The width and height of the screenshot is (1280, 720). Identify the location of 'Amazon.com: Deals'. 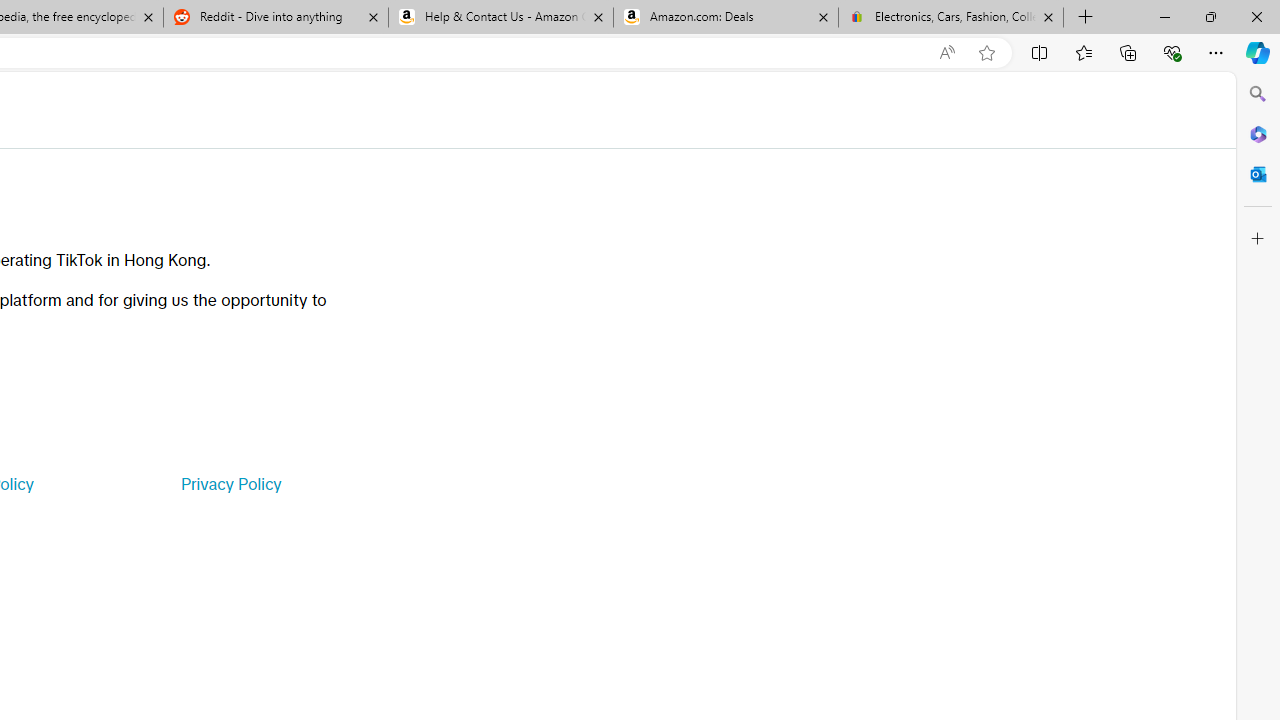
(725, 17).